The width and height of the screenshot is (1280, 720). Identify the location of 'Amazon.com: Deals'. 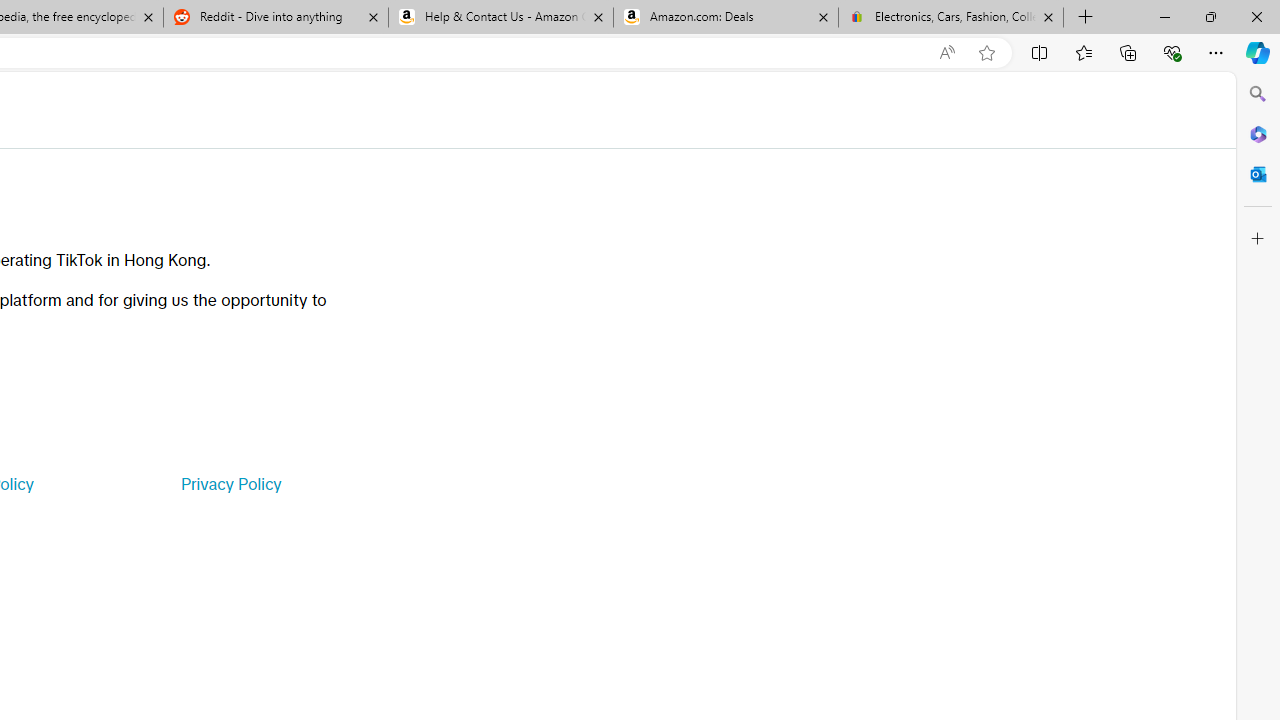
(725, 17).